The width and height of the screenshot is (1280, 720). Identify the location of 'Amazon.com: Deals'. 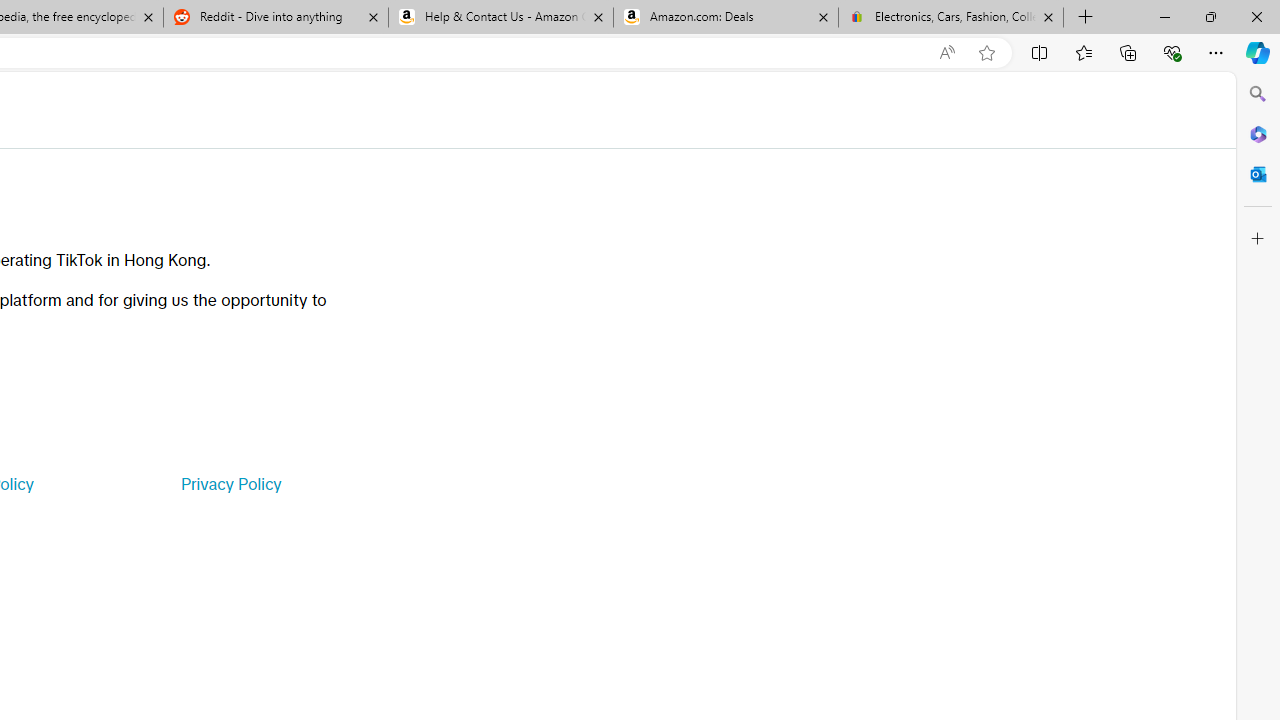
(725, 17).